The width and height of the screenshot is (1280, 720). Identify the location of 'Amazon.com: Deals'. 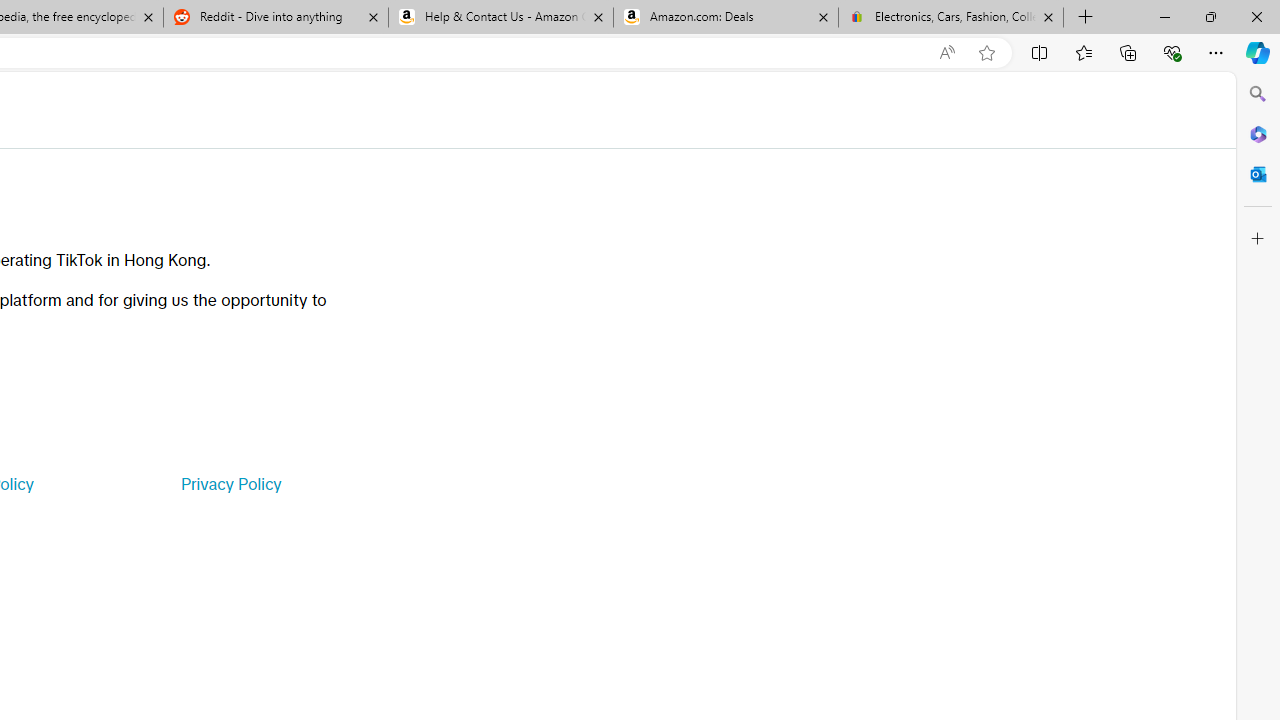
(725, 17).